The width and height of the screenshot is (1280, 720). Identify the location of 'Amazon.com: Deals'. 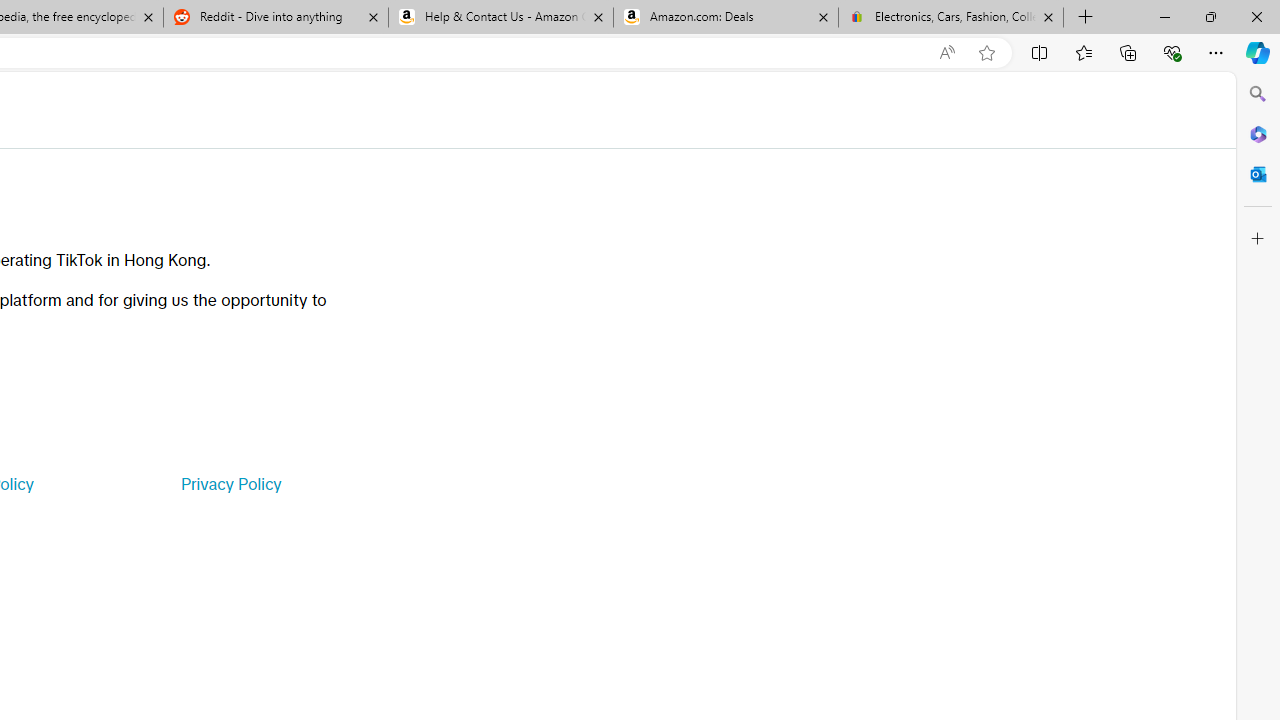
(725, 17).